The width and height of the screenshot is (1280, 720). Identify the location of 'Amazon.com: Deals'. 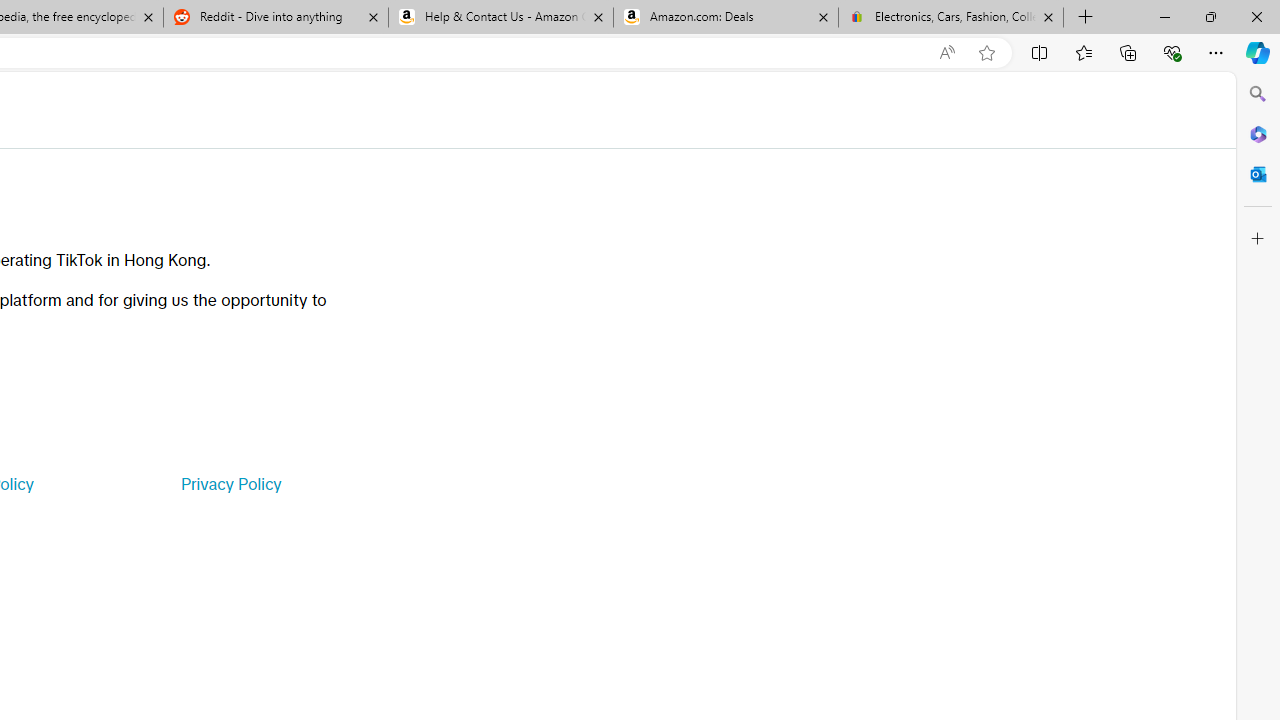
(725, 17).